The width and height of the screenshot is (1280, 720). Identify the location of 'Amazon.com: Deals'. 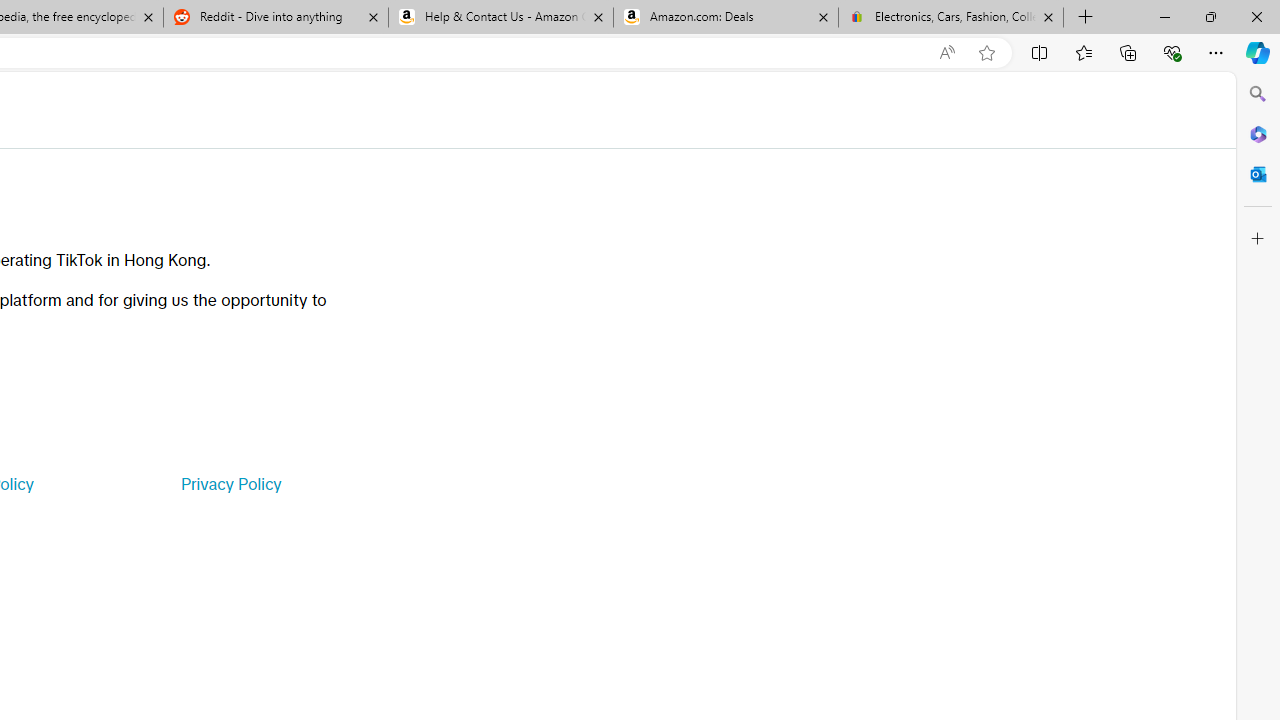
(725, 17).